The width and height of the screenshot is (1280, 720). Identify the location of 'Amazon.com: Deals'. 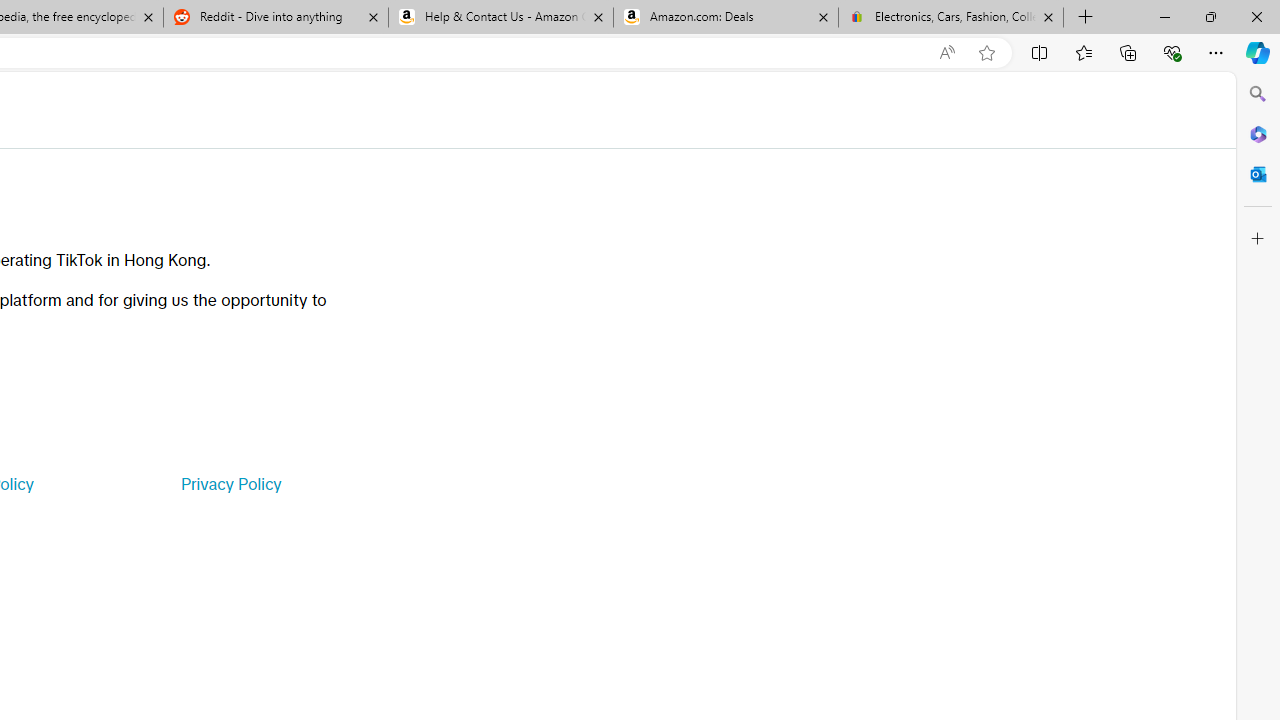
(725, 17).